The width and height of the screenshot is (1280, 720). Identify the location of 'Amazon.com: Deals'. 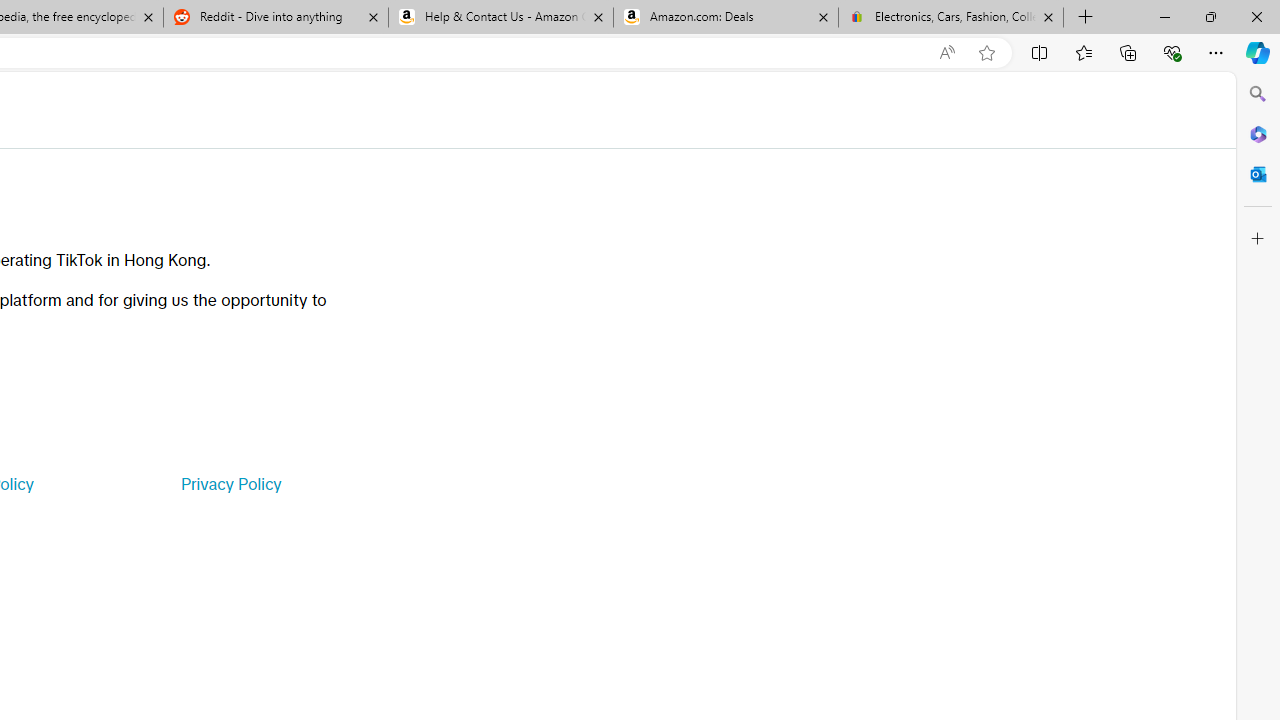
(725, 17).